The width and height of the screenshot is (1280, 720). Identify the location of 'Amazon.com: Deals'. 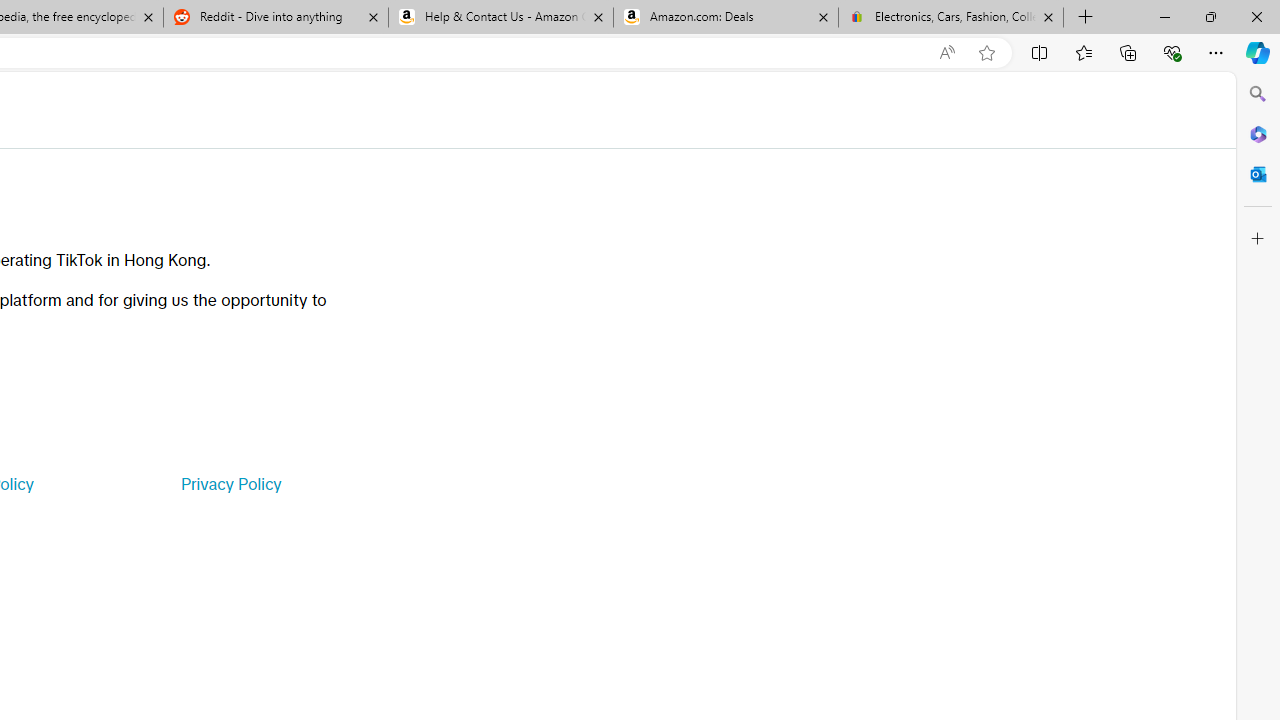
(725, 17).